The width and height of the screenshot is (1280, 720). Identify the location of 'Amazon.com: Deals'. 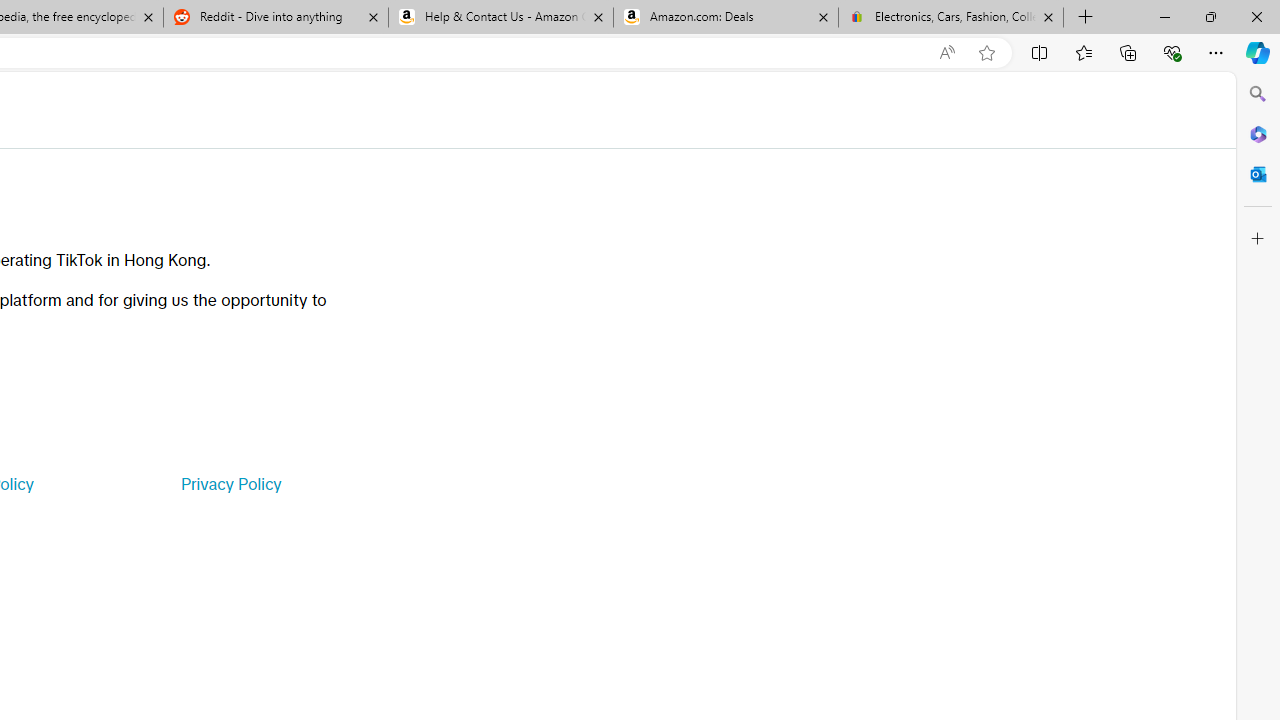
(725, 17).